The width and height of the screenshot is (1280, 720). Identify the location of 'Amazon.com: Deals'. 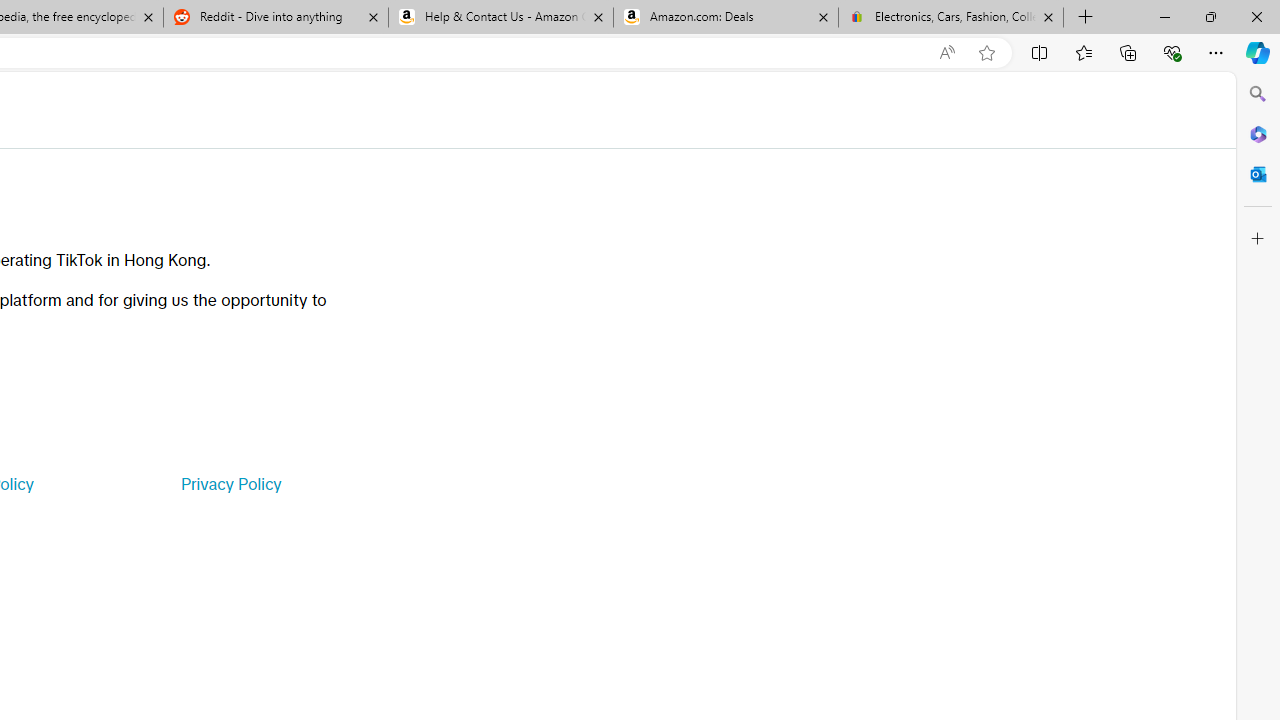
(725, 17).